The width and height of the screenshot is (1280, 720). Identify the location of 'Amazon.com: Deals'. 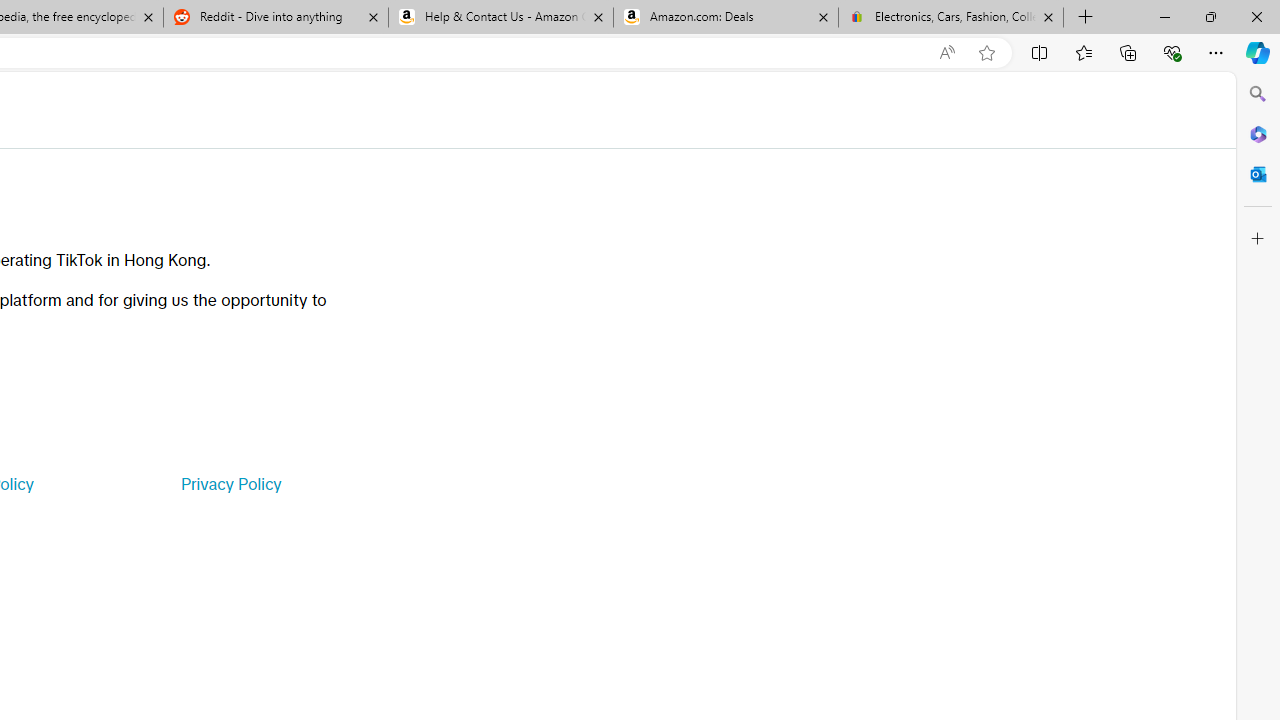
(725, 17).